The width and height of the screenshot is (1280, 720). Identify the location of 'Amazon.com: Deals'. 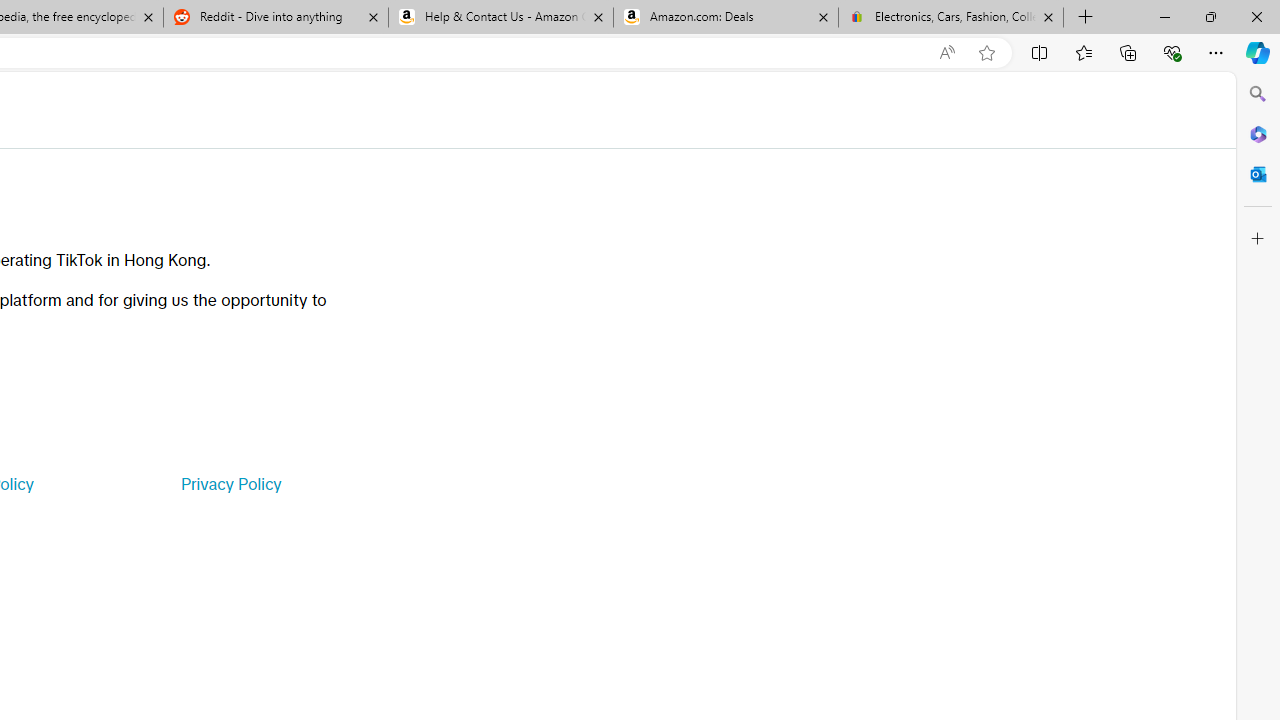
(725, 17).